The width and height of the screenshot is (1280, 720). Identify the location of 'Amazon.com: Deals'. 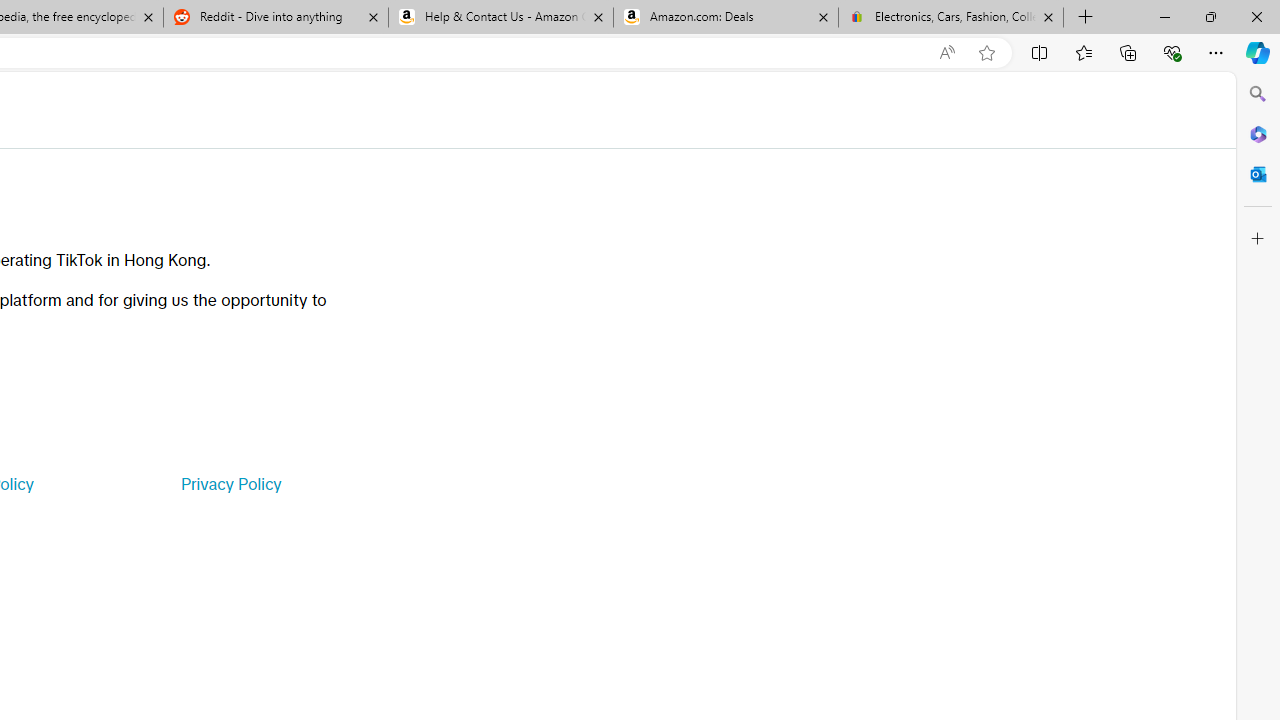
(725, 17).